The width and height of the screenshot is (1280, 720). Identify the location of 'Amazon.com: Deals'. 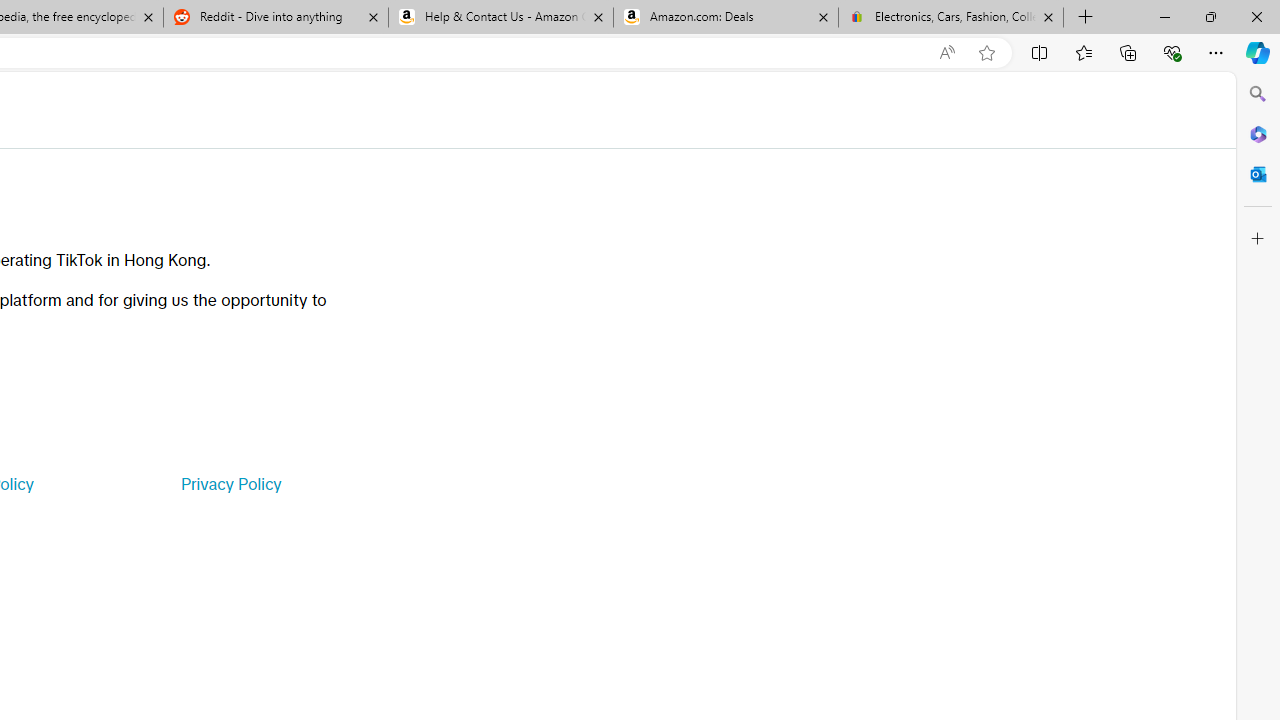
(725, 17).